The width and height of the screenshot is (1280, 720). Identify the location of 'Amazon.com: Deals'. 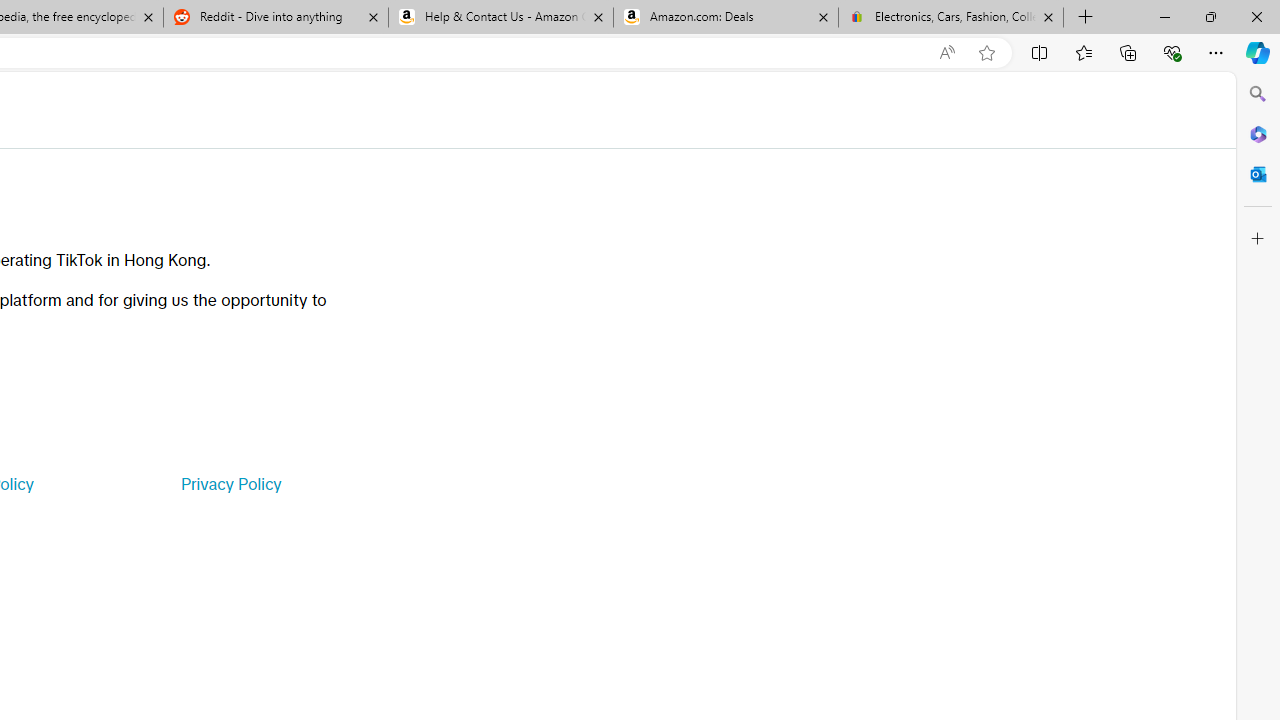
(725, 17).